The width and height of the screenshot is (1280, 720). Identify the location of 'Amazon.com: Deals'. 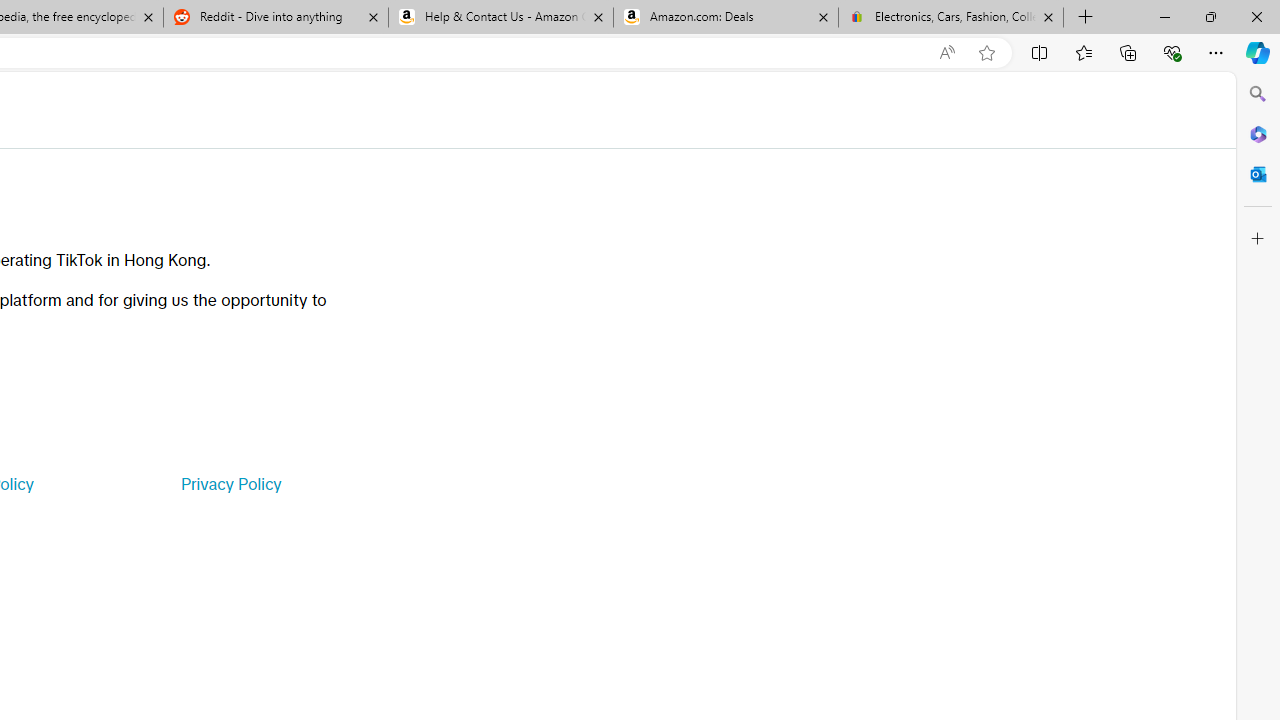
(725, 17).